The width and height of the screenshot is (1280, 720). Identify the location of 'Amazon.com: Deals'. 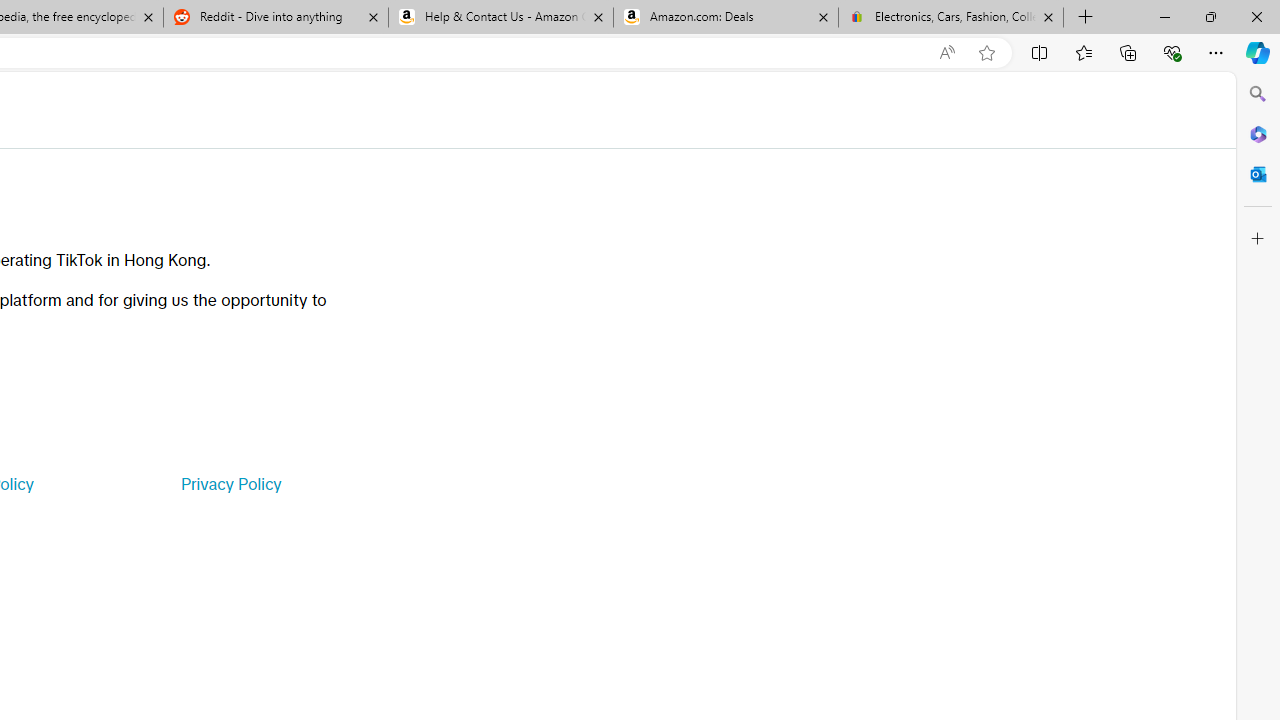
(725, 17).